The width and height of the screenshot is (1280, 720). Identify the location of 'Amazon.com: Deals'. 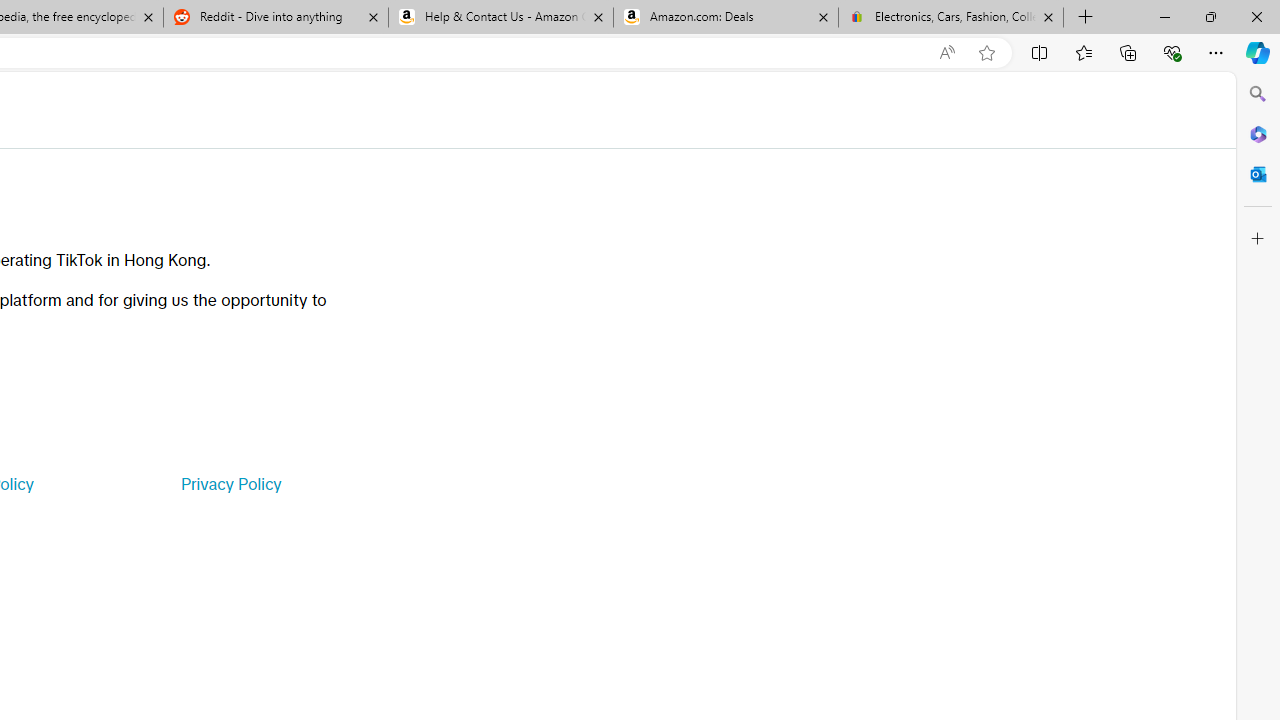
(725, 17).